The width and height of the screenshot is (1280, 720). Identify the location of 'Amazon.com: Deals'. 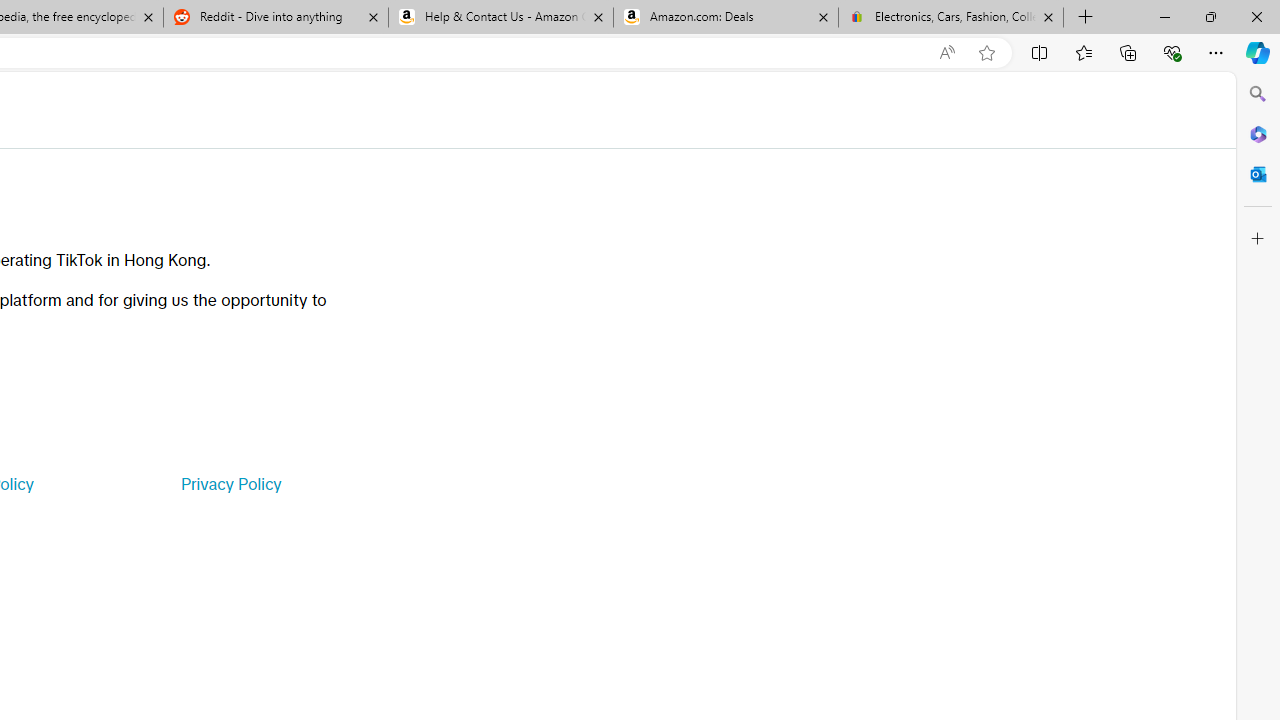
(725, 17).